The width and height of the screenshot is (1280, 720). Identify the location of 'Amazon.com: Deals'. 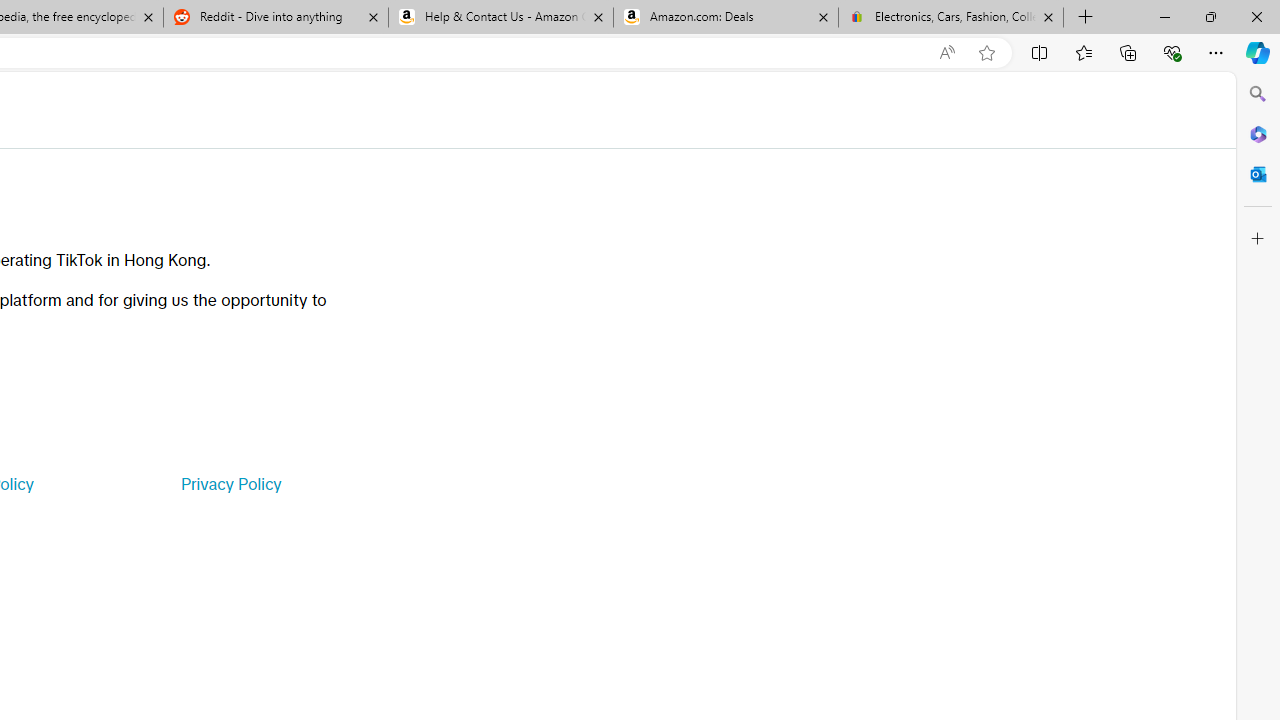
(725, 17).